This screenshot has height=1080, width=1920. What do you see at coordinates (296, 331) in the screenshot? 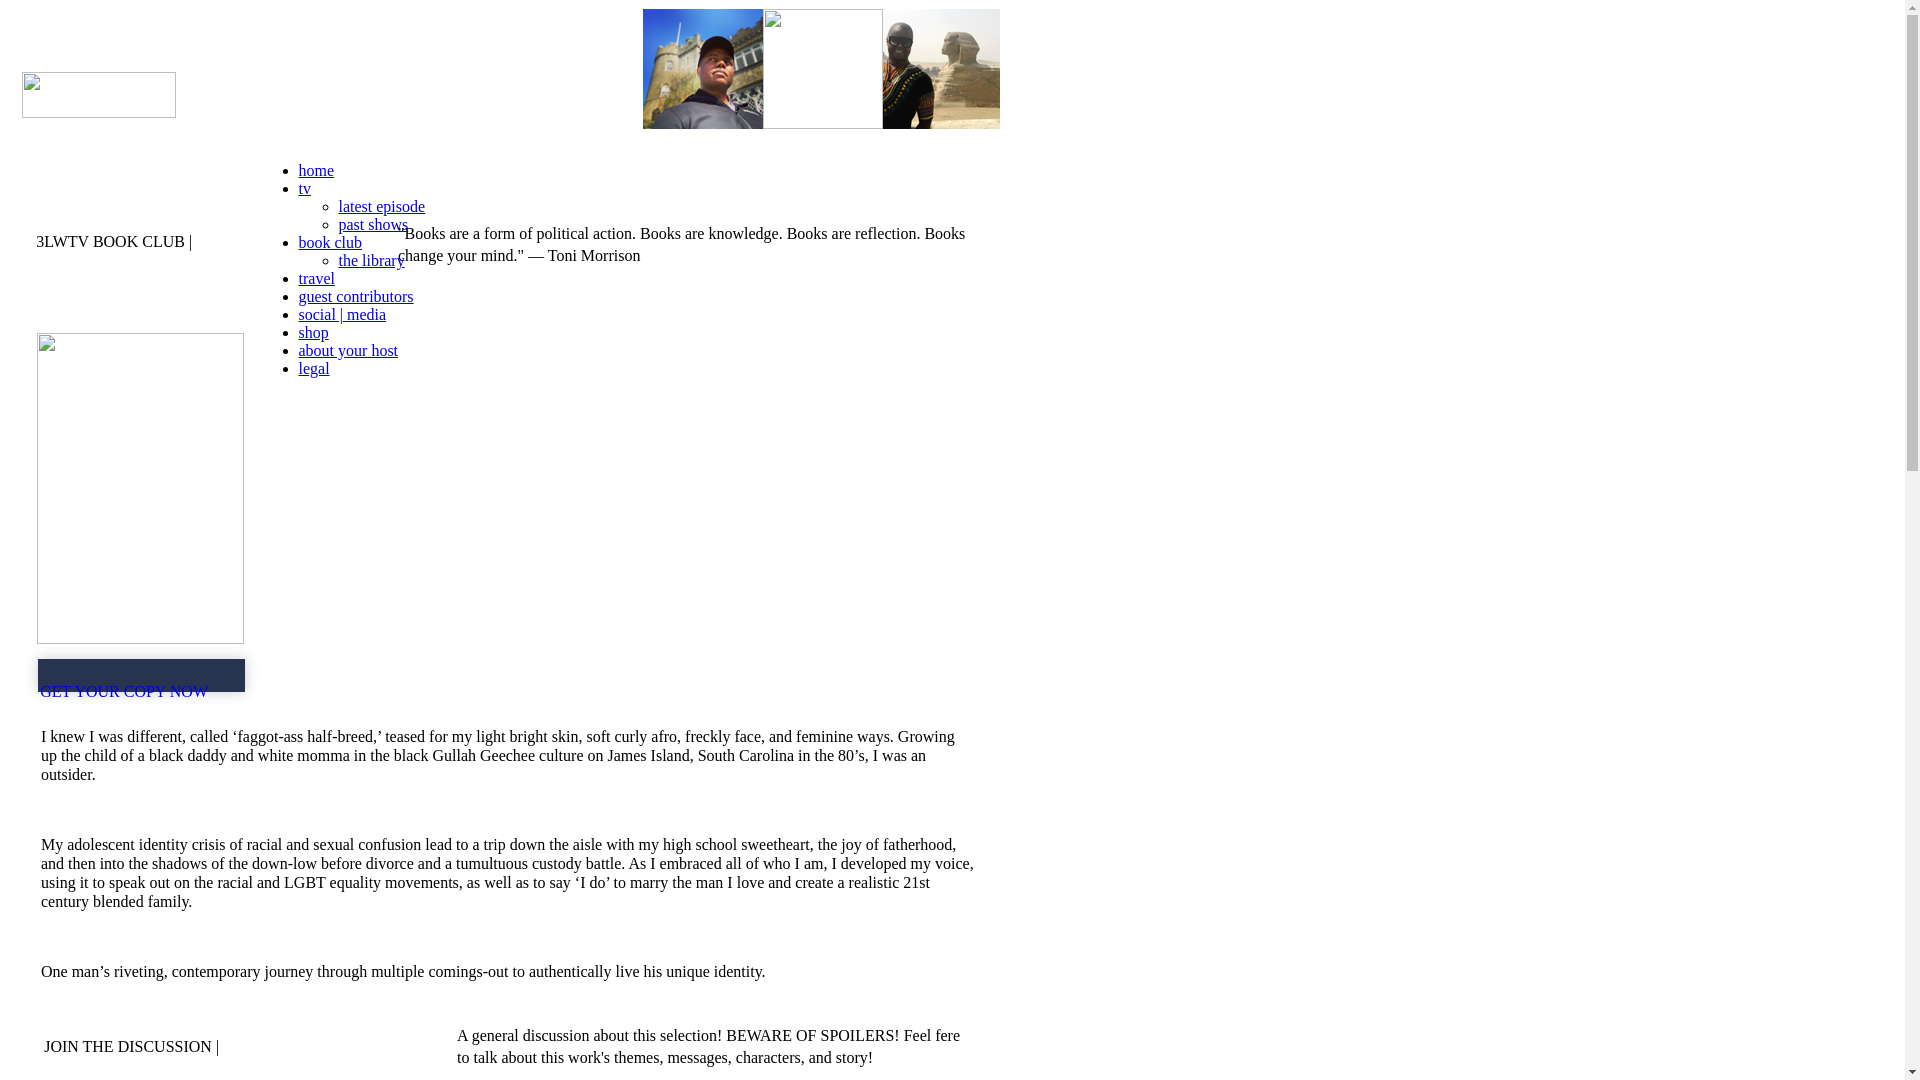
I see `'shop'` at bounding box center [296, 331].